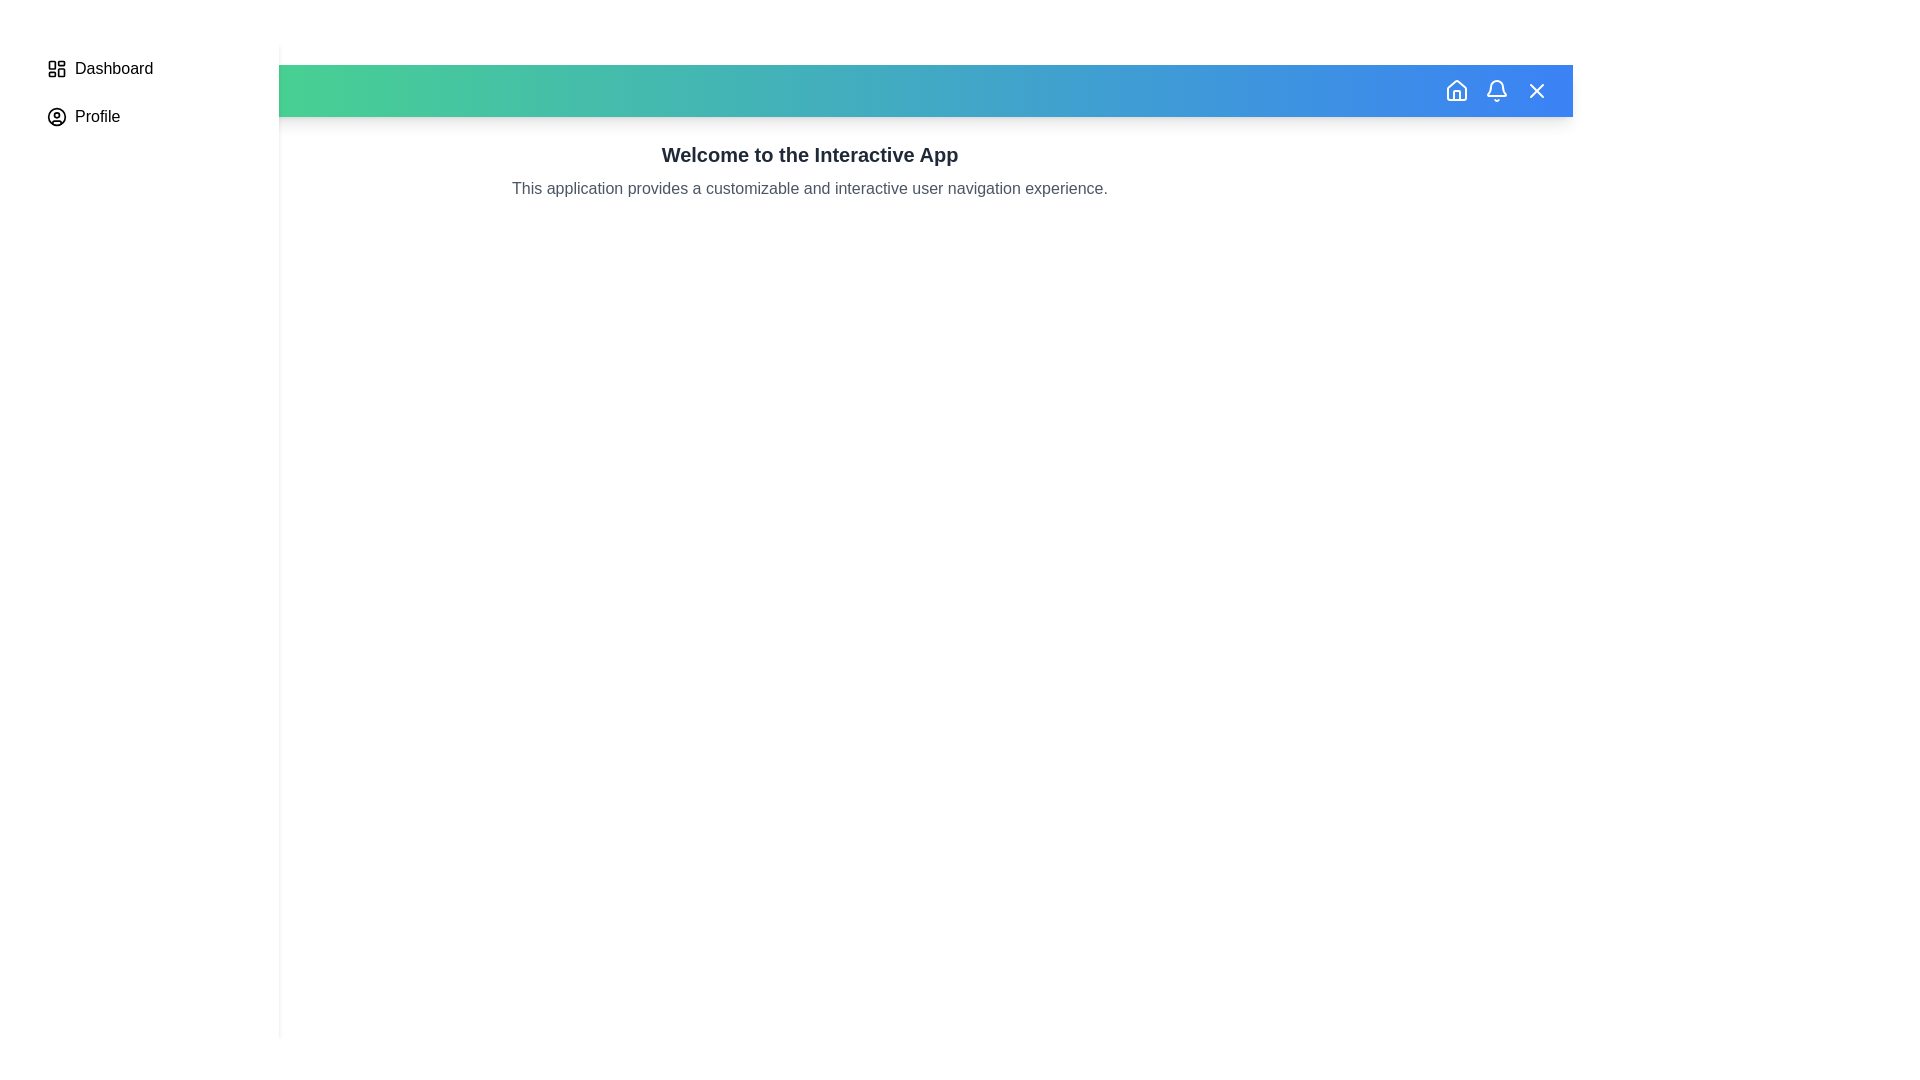 The height and width of the screenshot is (1080, 1920). Describe the element at coordinates (810, 189) in the screenshot. I see `the descriptive paragraph text that provides an overview of the application's purpose and features, located below the title 'Welcome to the Interactive App'` at that location.